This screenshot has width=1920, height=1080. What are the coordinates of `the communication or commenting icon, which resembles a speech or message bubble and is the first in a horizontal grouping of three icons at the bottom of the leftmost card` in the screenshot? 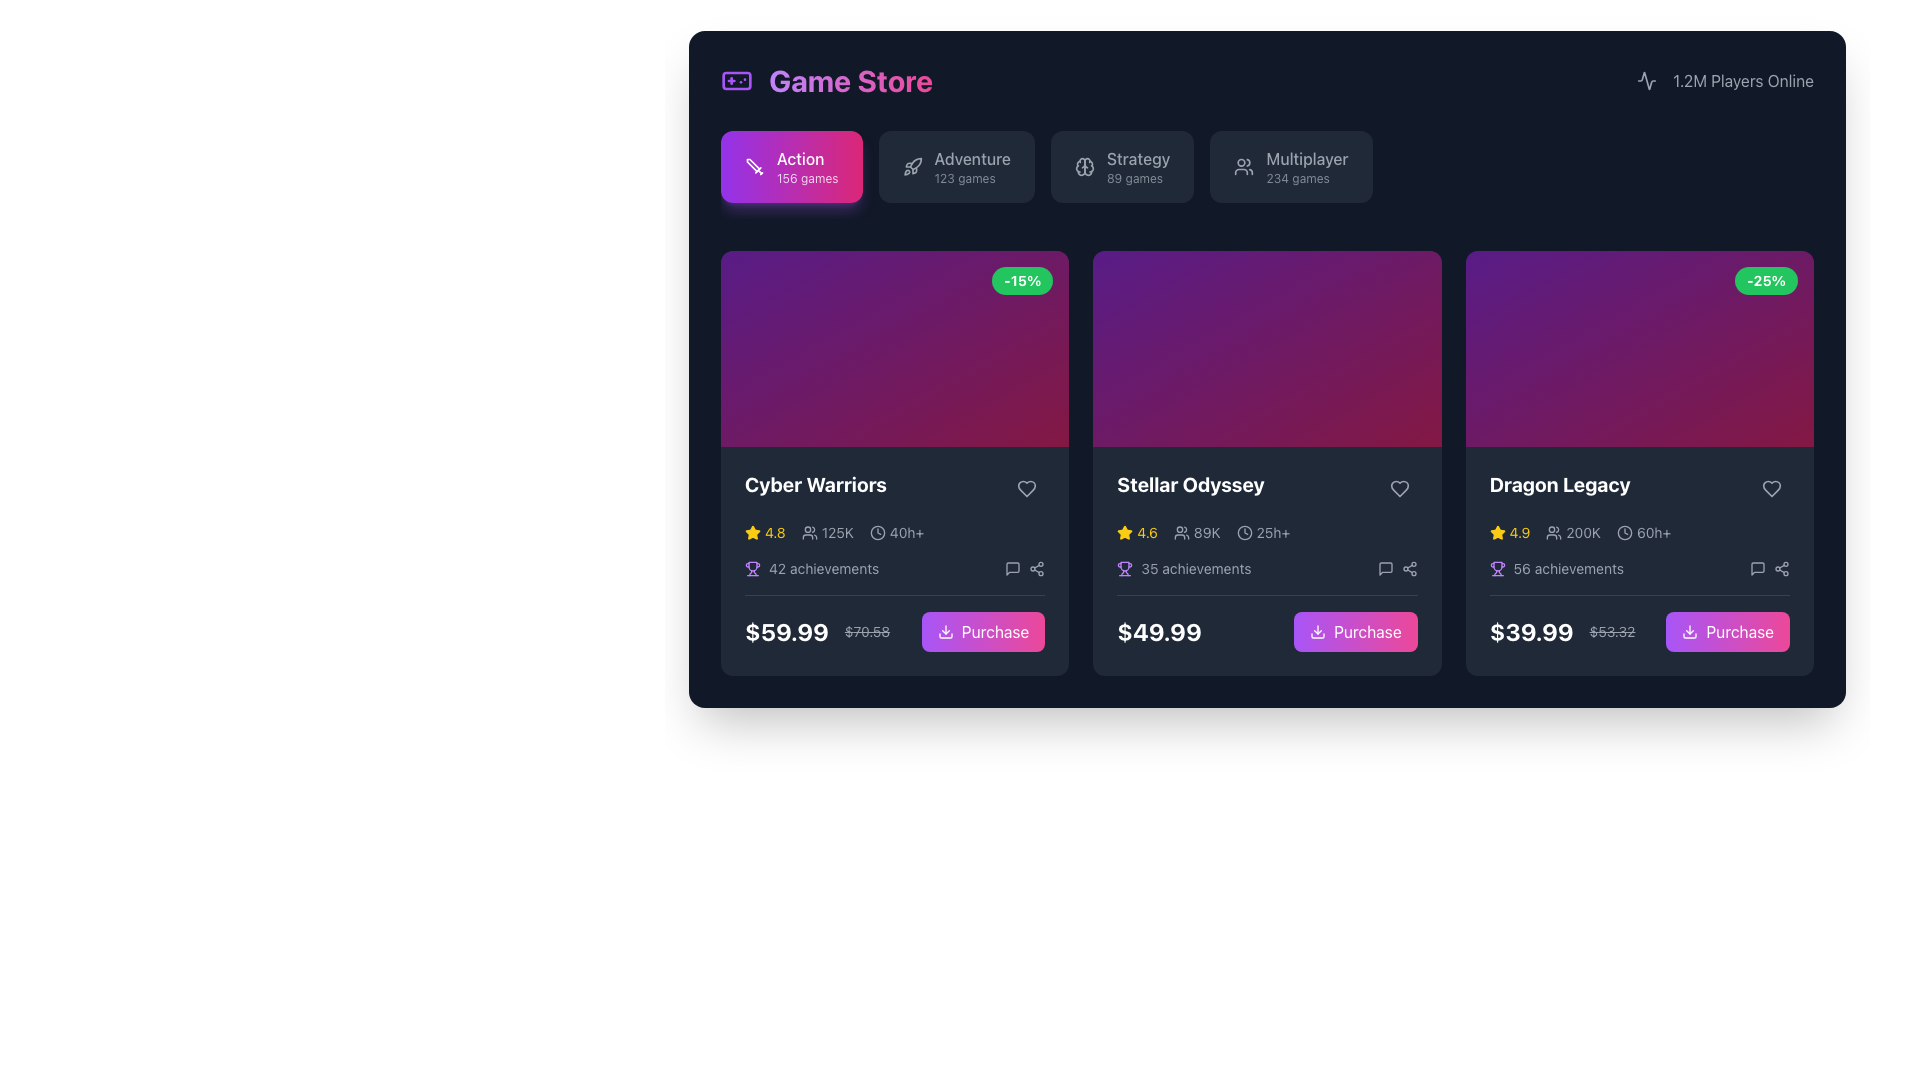 It's located at (1013, 568).